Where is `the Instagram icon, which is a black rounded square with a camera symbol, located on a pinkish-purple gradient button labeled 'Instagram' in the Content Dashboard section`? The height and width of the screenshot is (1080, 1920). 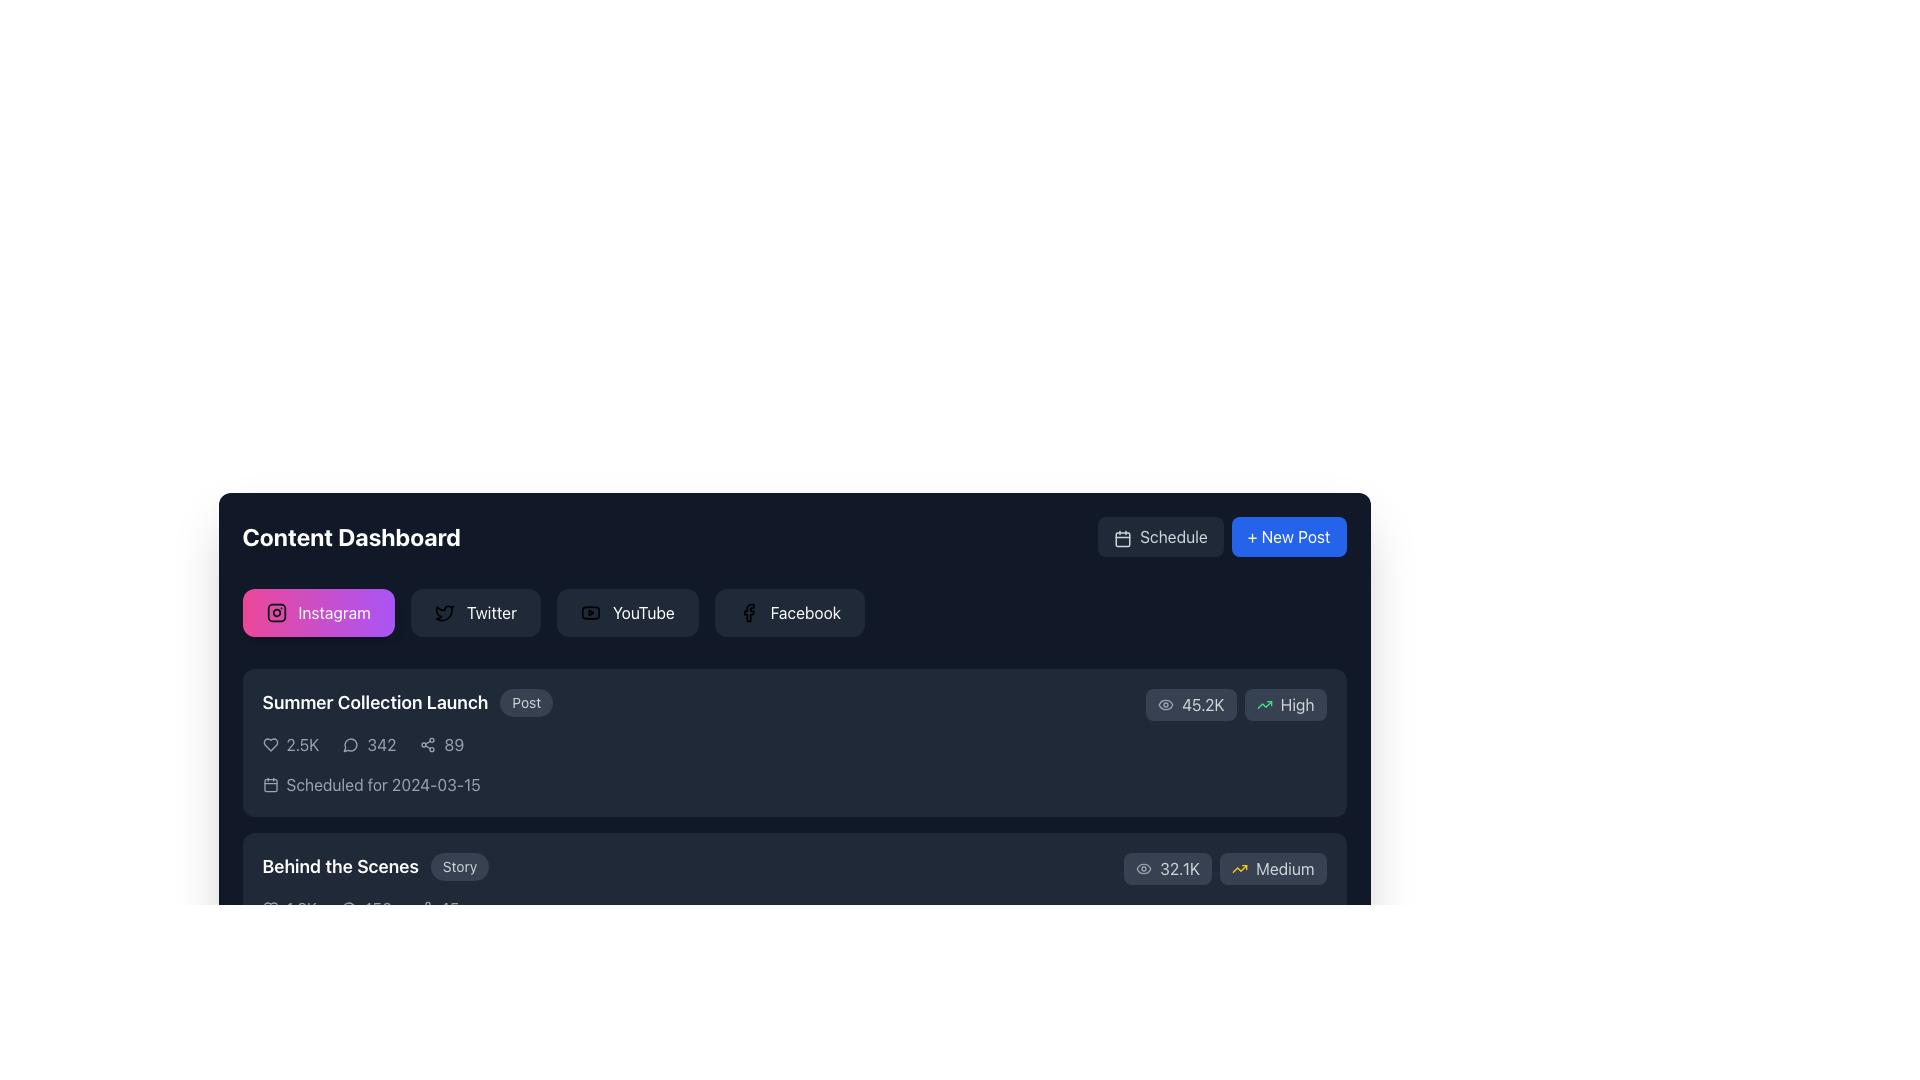
the Instagram icon, which is a black rounded square with a camera symbol, located on a pinkish-purple gradient button labeled 'Instagram' in the Content Dashboard section is located at coordinates (275, 612).